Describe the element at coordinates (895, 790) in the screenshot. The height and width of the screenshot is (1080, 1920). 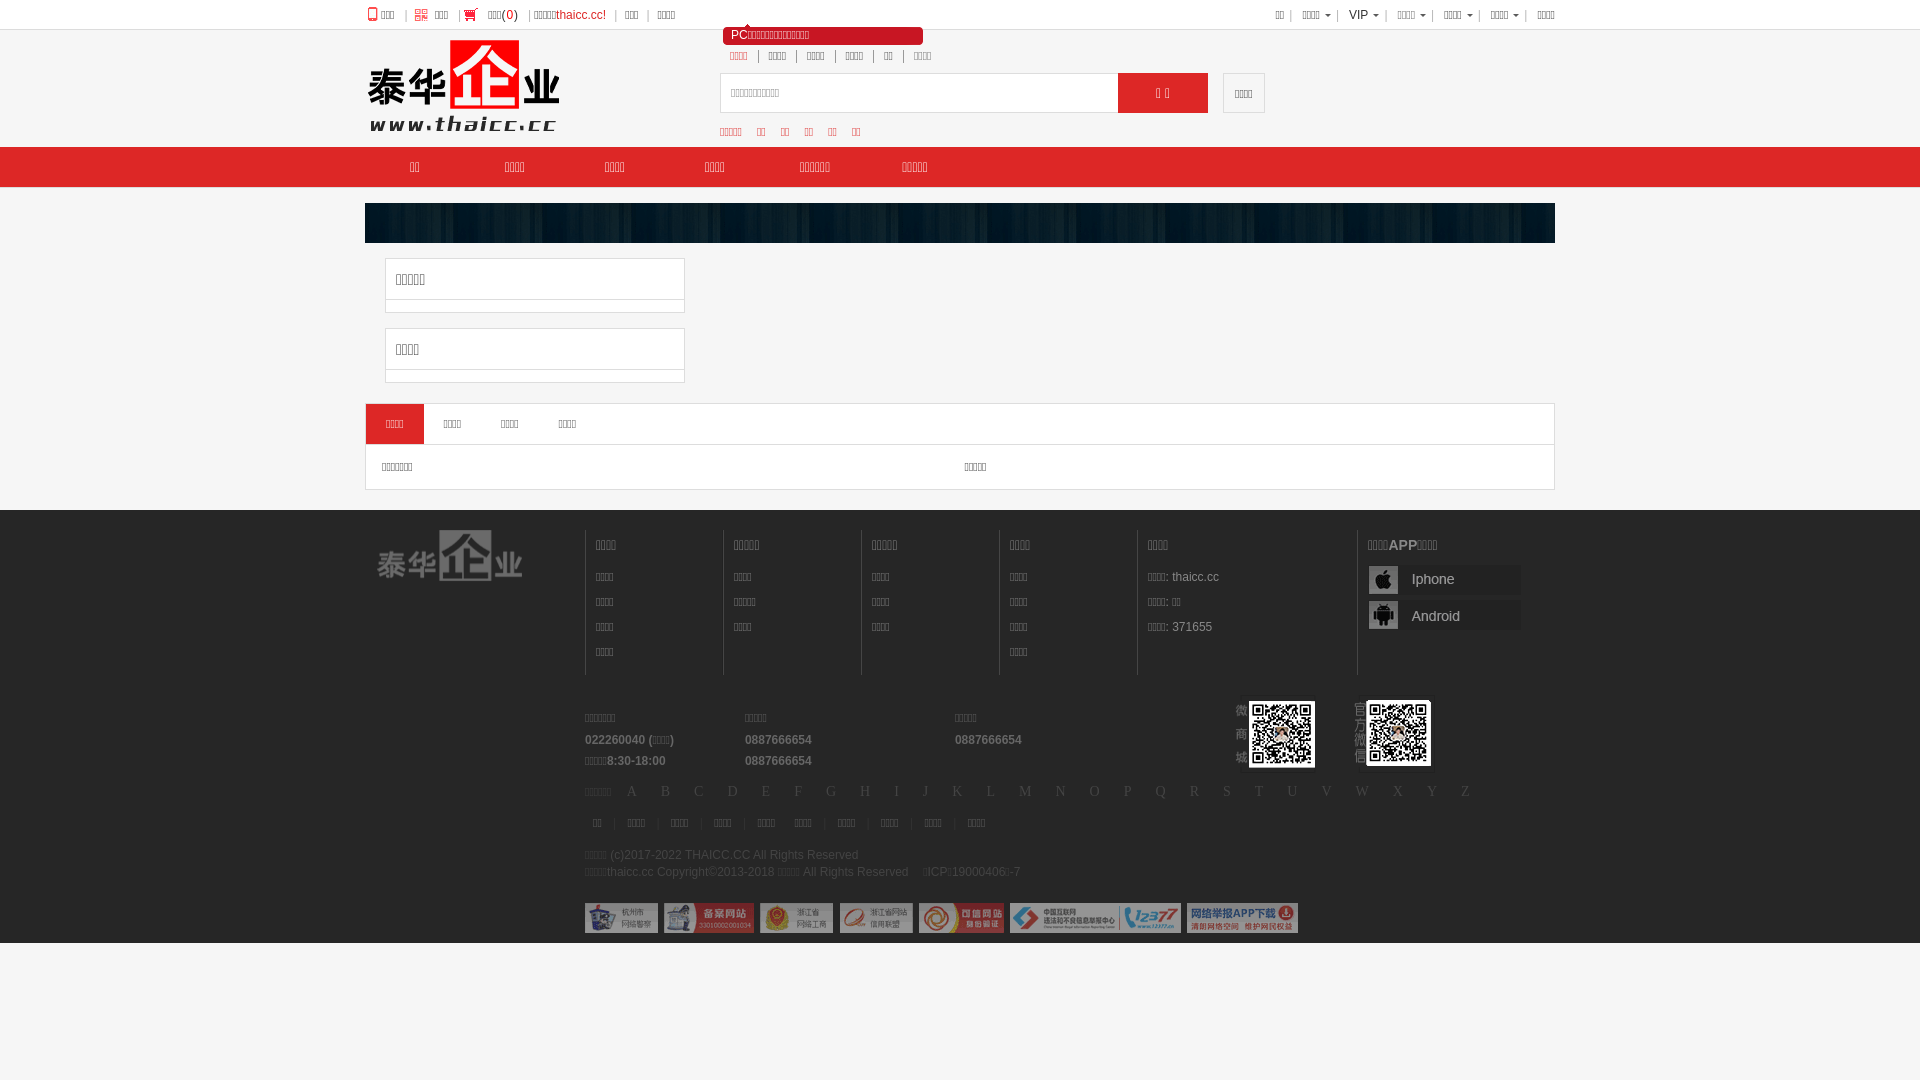
I see `'I'` at that location.